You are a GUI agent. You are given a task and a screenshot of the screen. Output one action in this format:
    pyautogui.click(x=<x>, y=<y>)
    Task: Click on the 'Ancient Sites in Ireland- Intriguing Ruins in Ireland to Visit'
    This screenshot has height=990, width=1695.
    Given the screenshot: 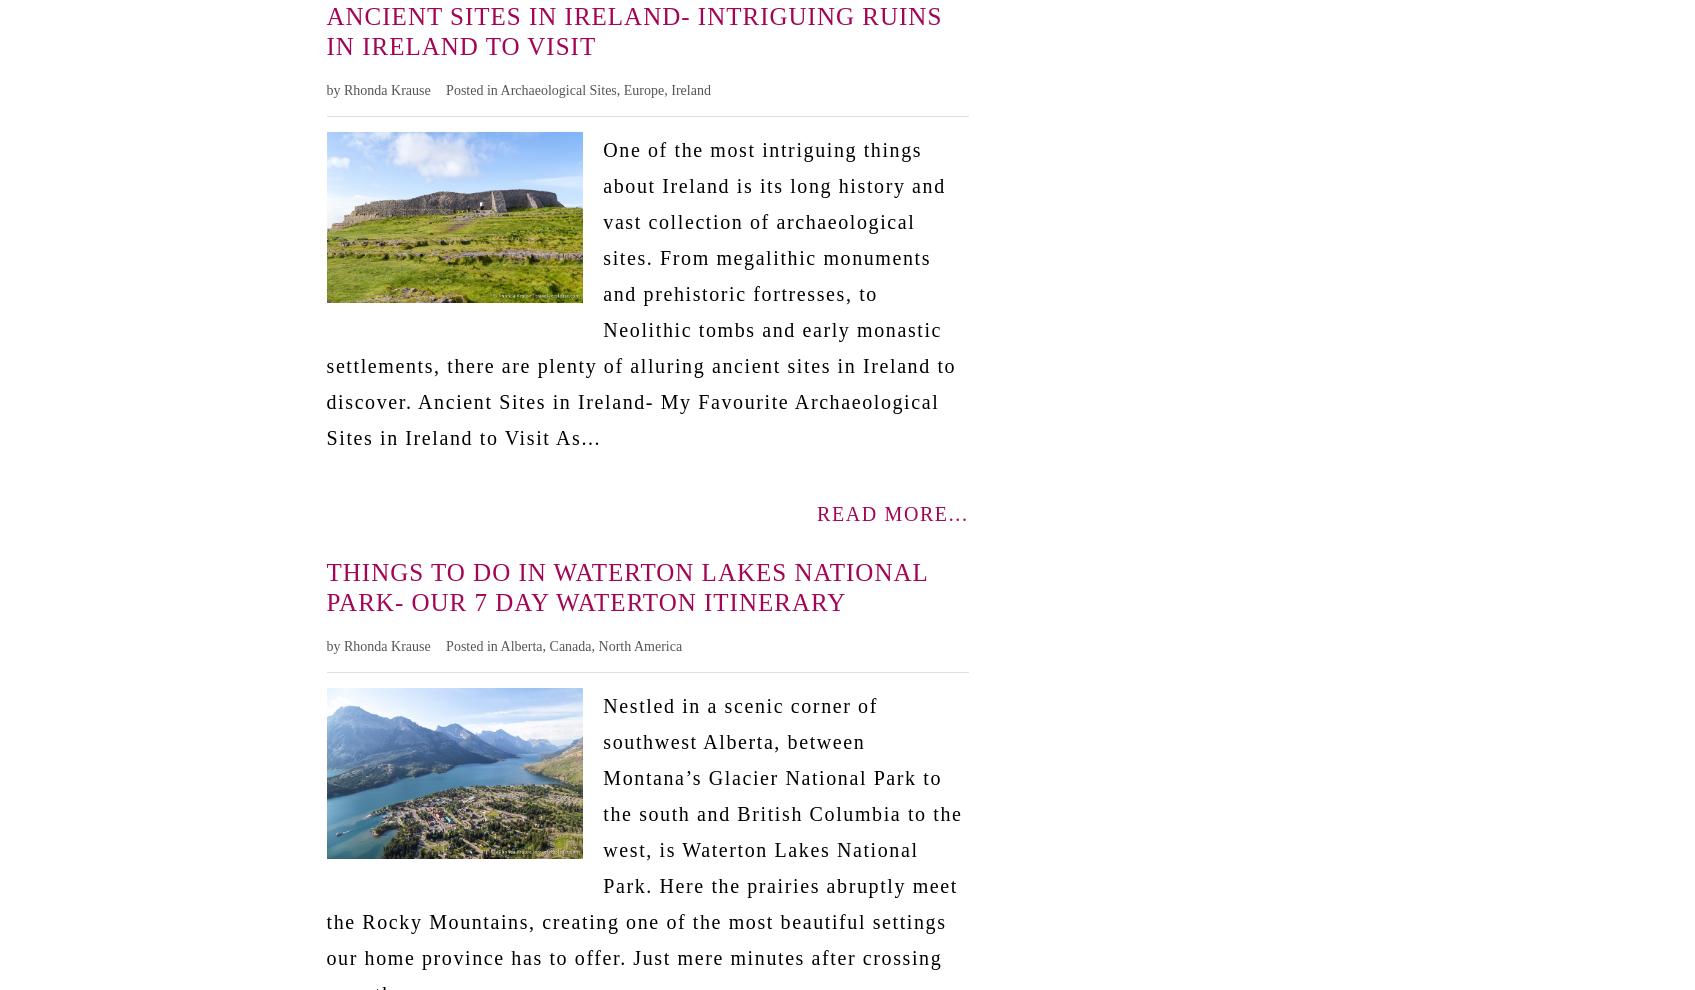 What is the action you would take?
    pyautogui.click(x=632, y=29)
    